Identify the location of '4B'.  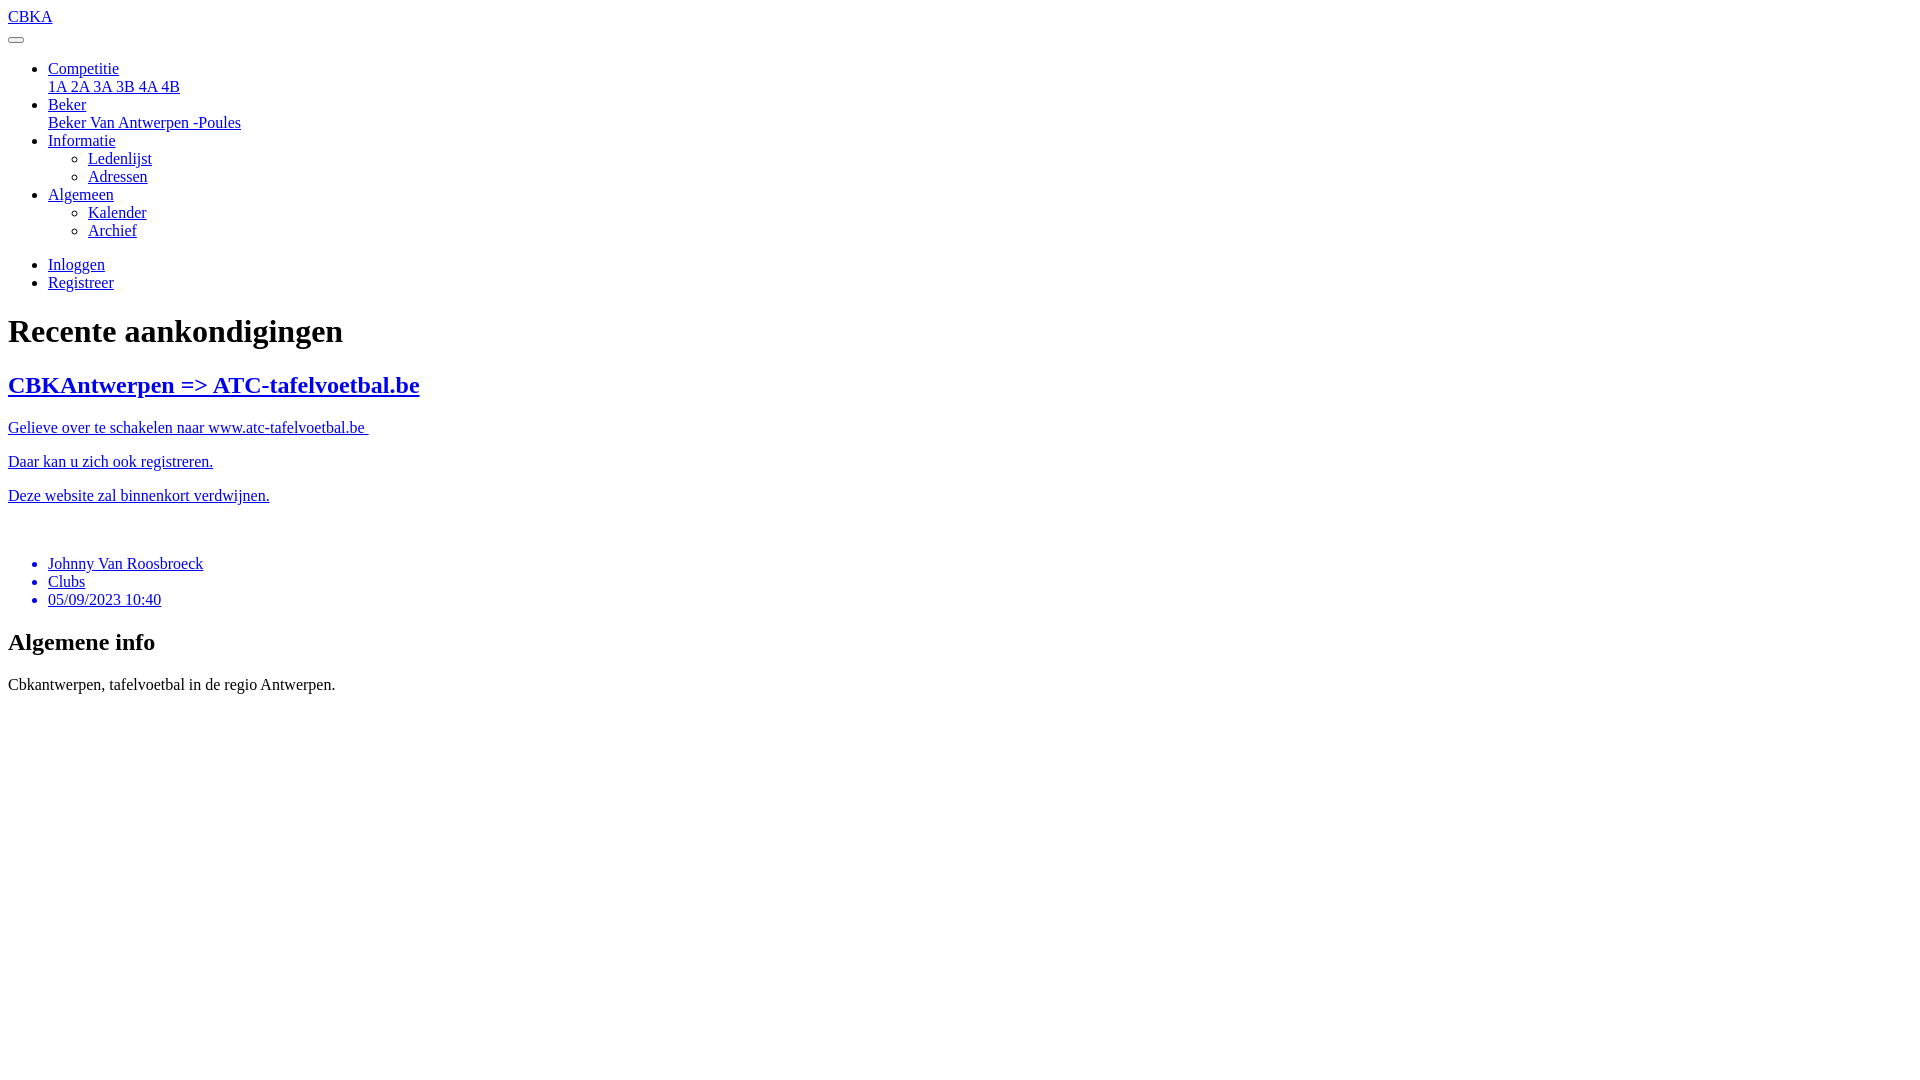
(170, 85).